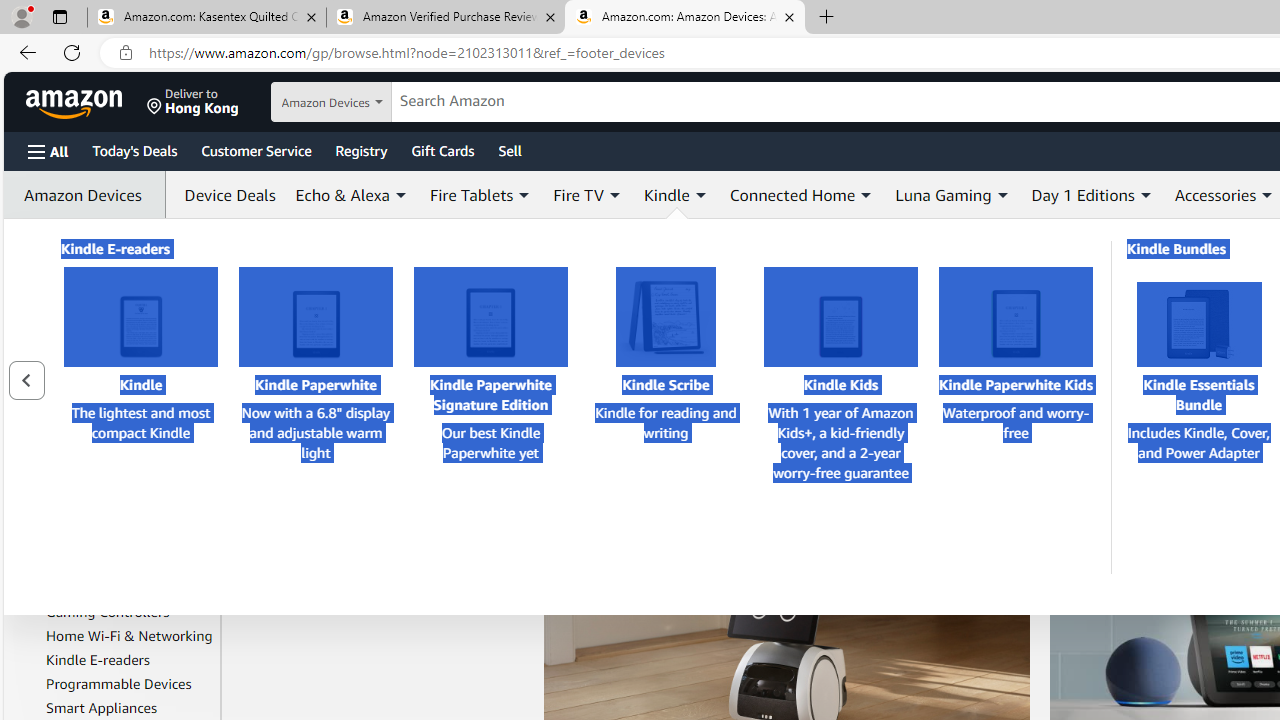  I want to click on 'Skip to main content', so click(86, 100).